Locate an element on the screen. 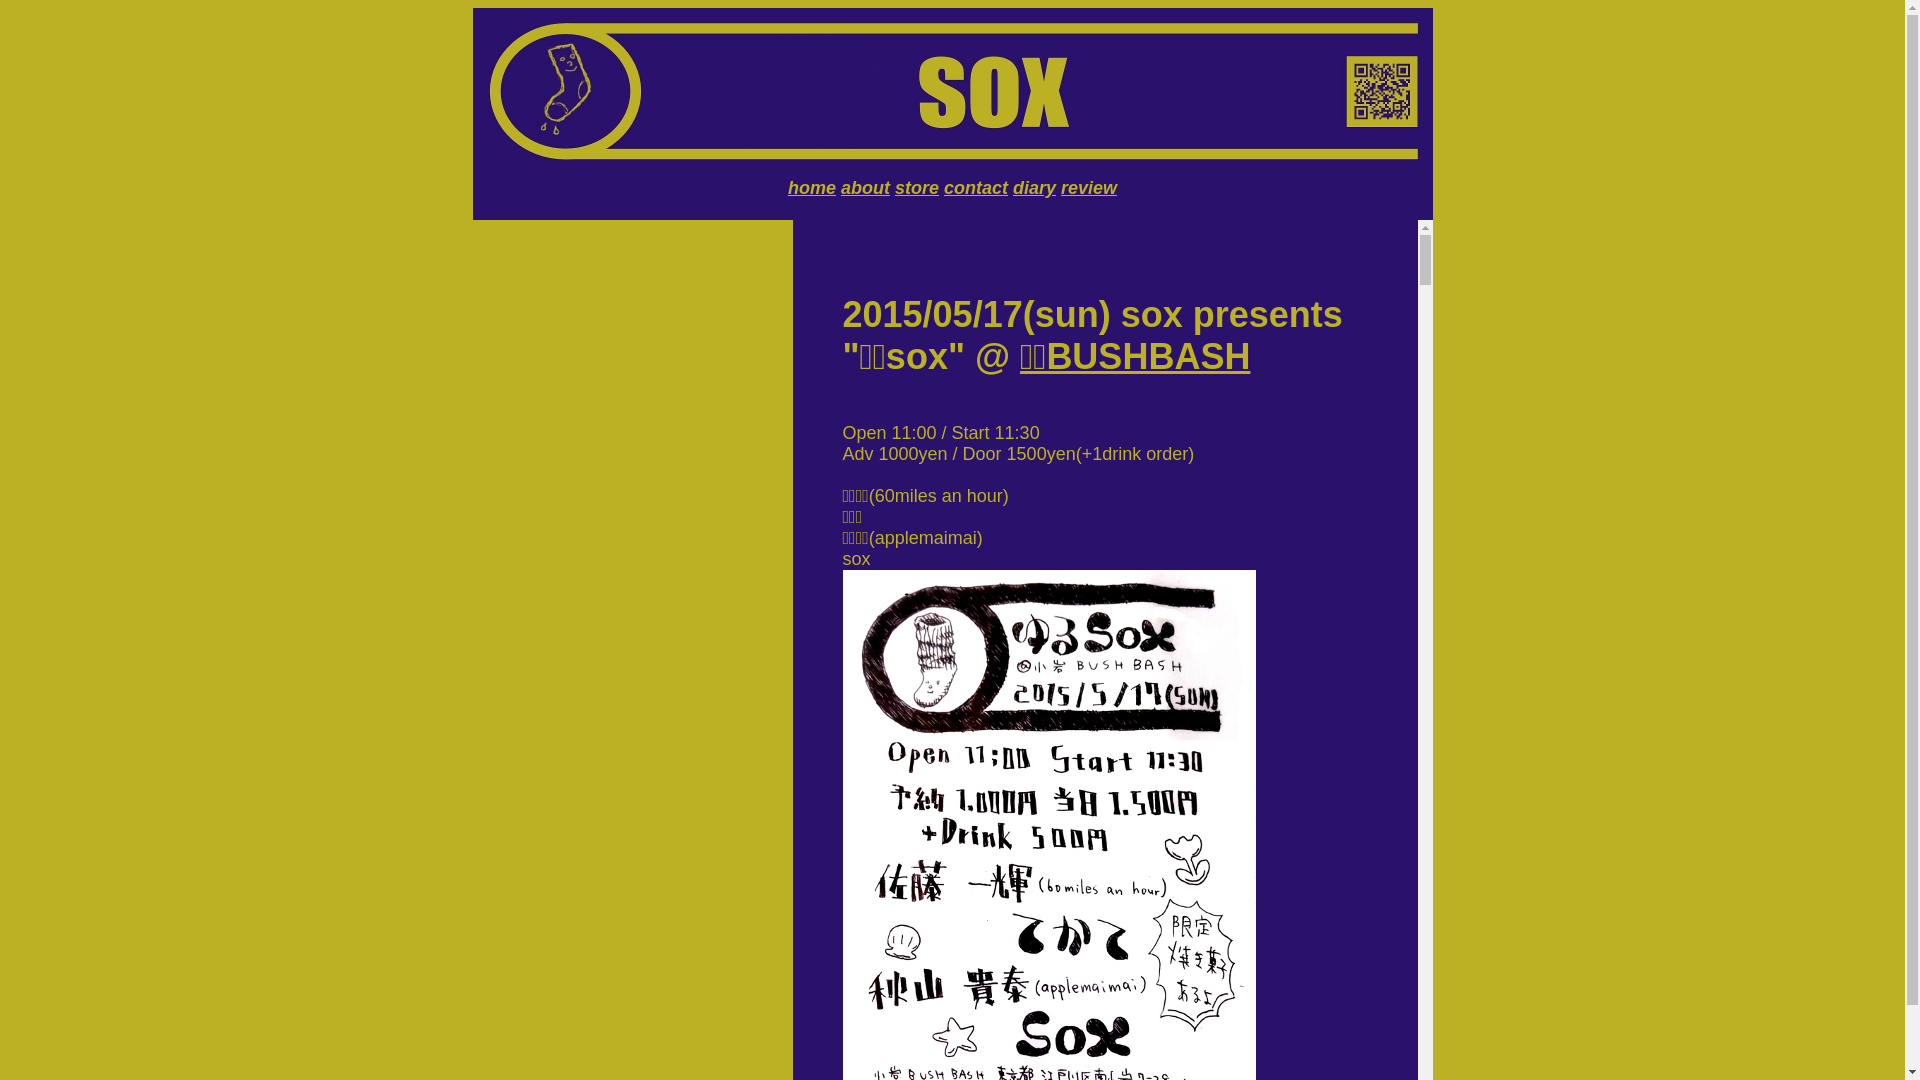 The image size is (1920, 1080). 'store' is located at coordinates (915, 188).